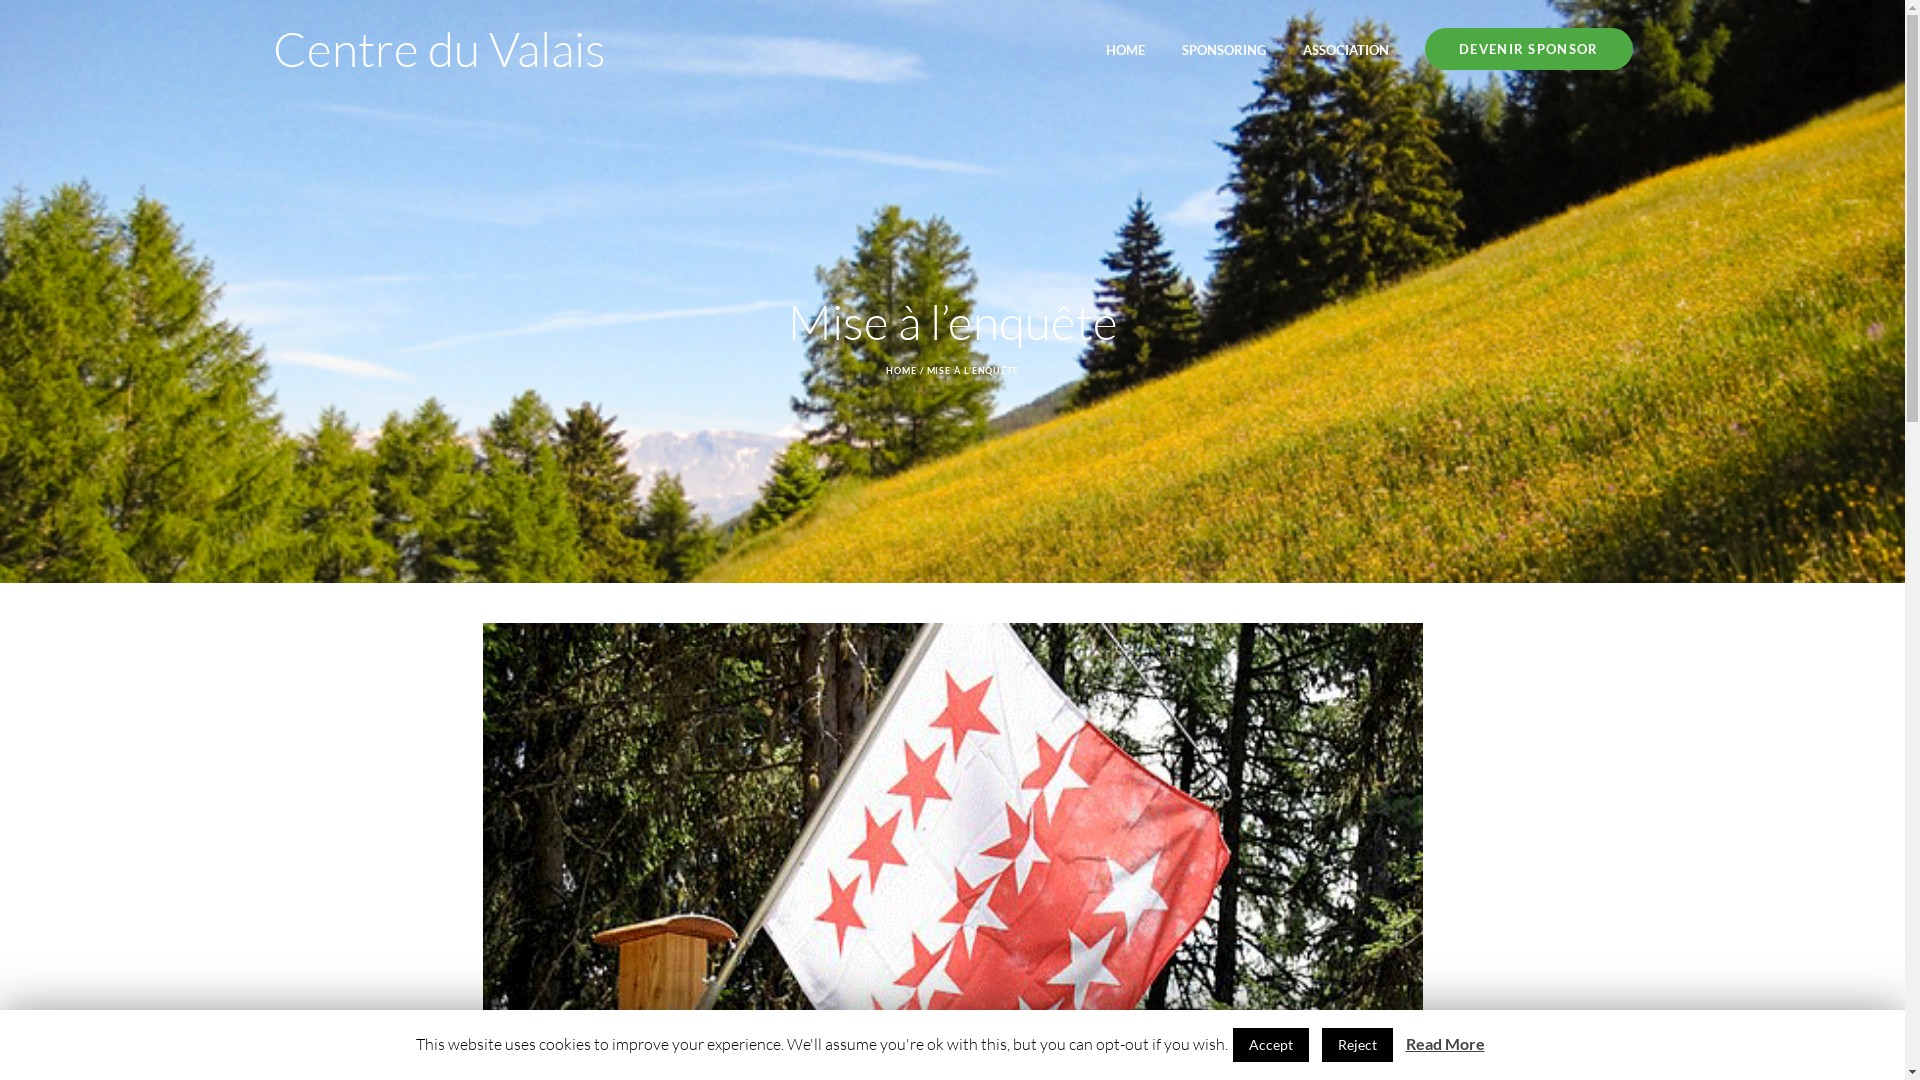 The height and width of the screenshot is (1080, 1920). What do you see at coordinates (1345, 48) in the screenshot?
I see `'ASSOCIATION'` at bounding box center [1345, 48].